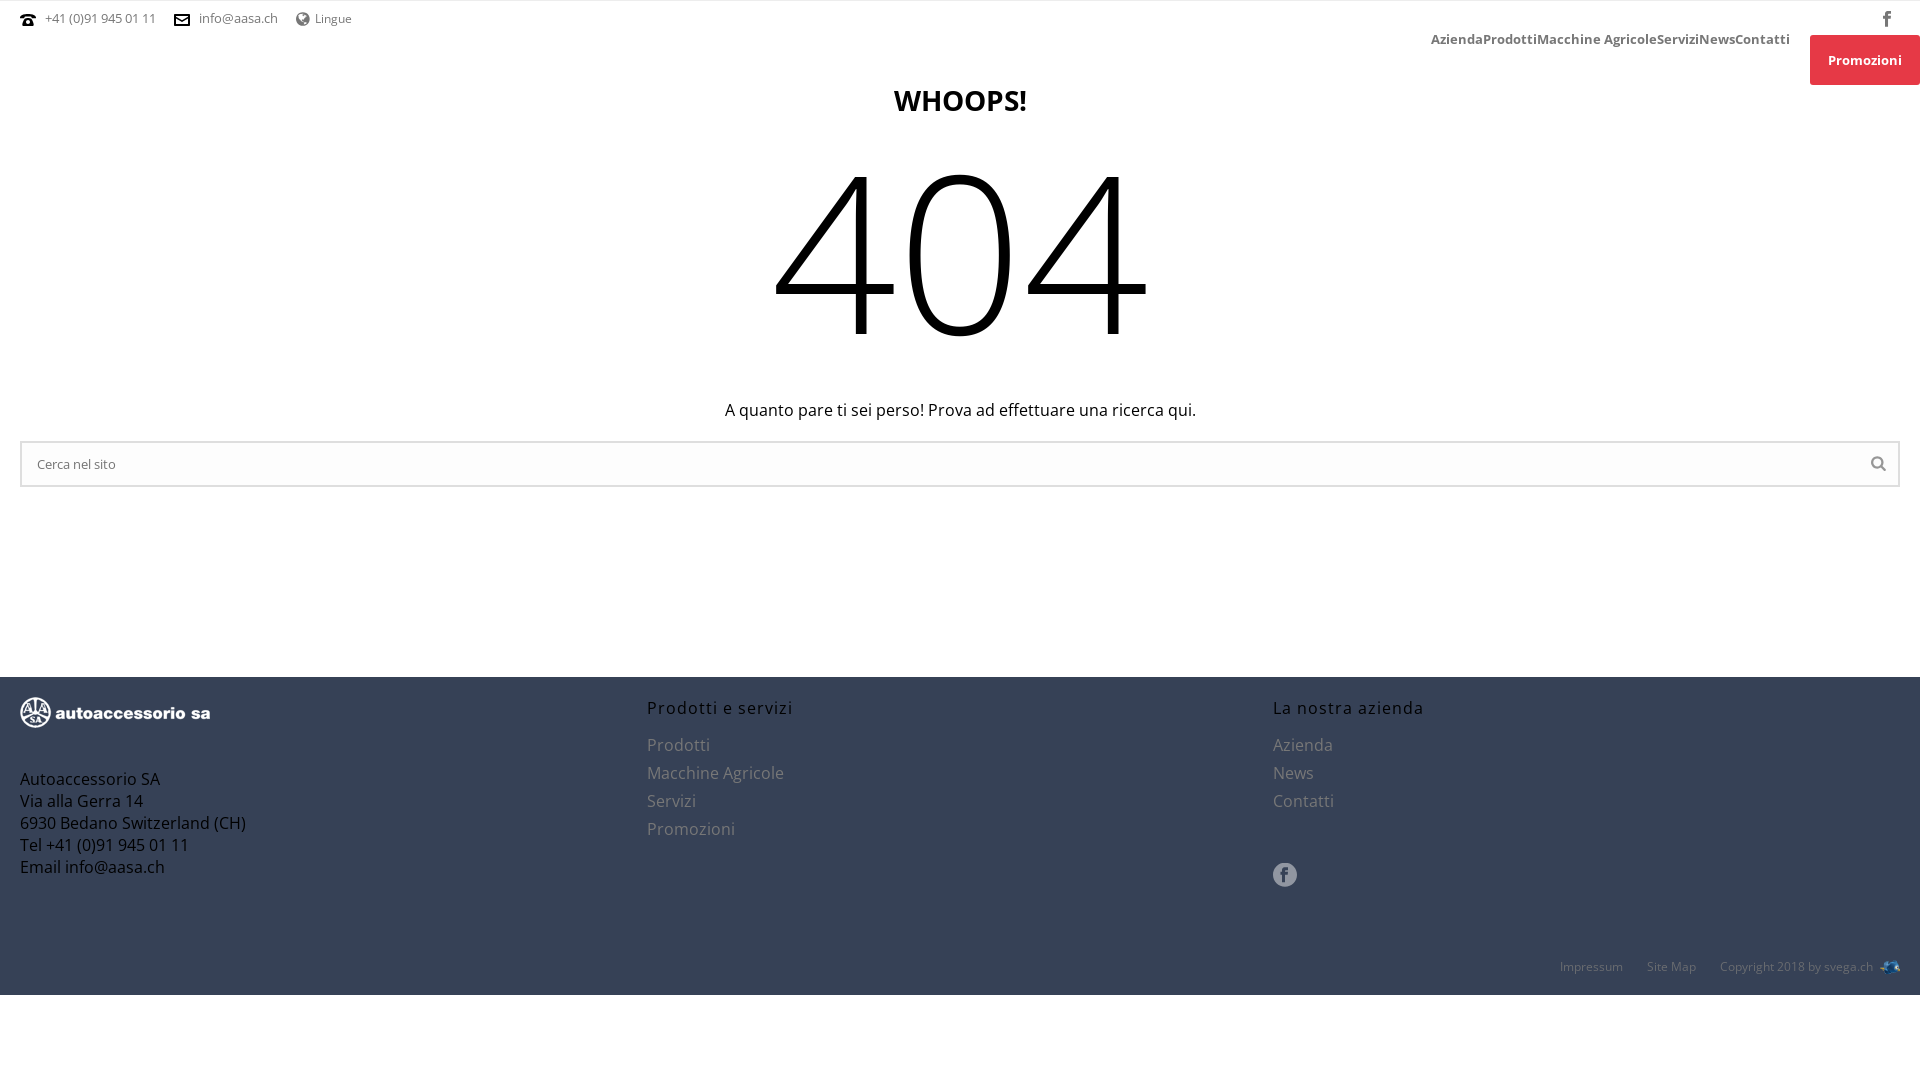 The height and width of the screenshot is (1080, 1920). I want to click on 'Contatti', so click(1303, 800).